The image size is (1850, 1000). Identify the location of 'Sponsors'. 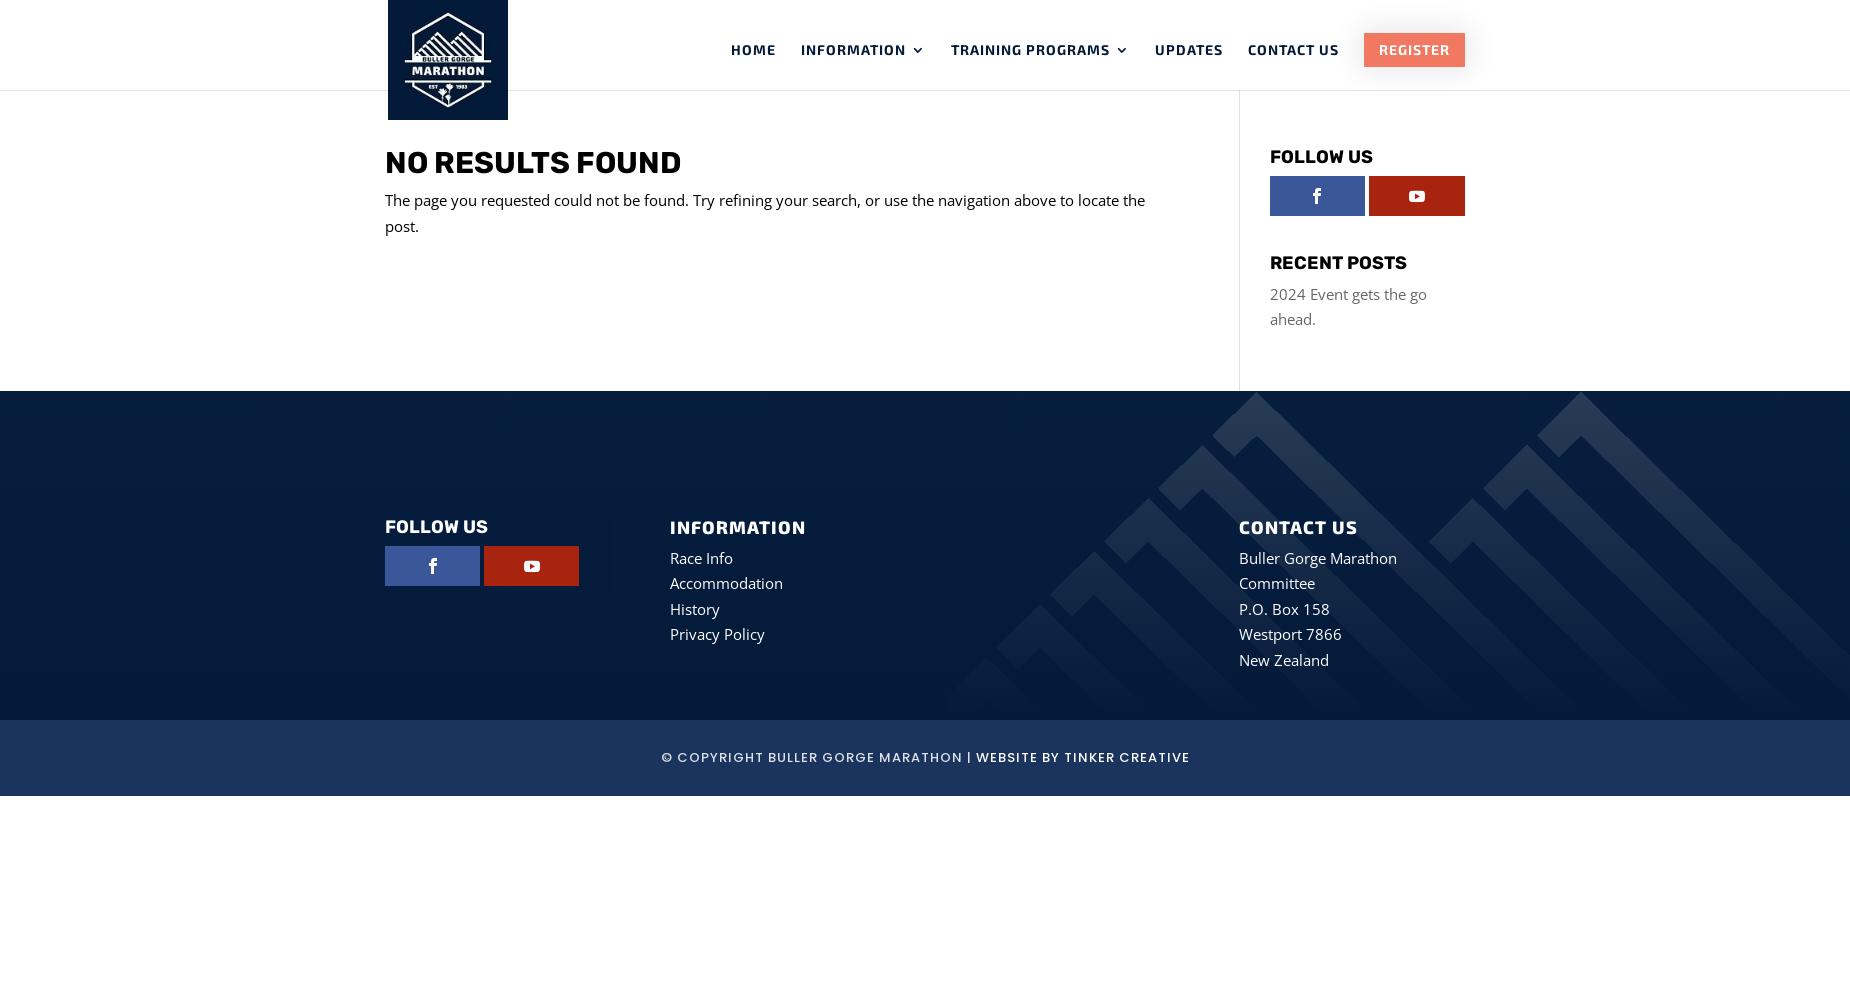
(880, 292).